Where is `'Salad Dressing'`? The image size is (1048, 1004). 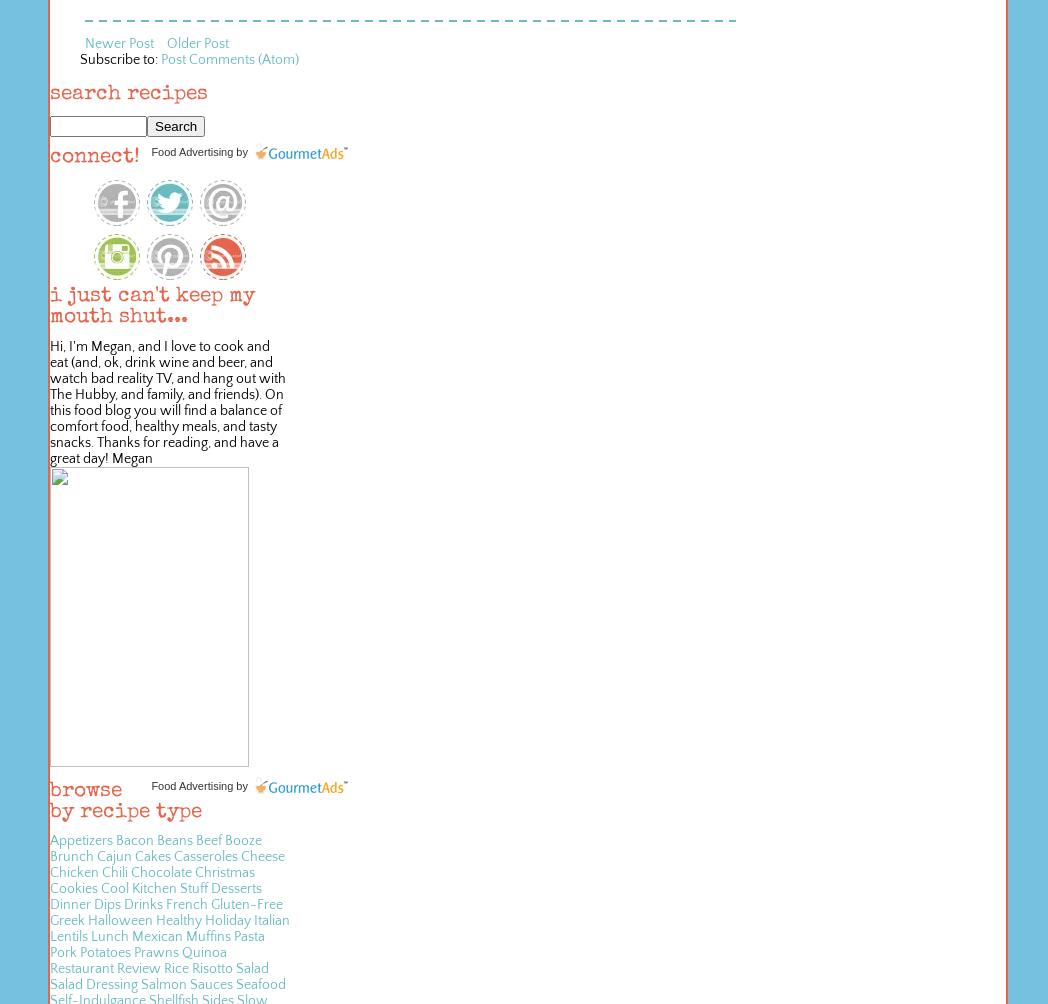 'Salad Dressing' is located at coordinates (93, 984).